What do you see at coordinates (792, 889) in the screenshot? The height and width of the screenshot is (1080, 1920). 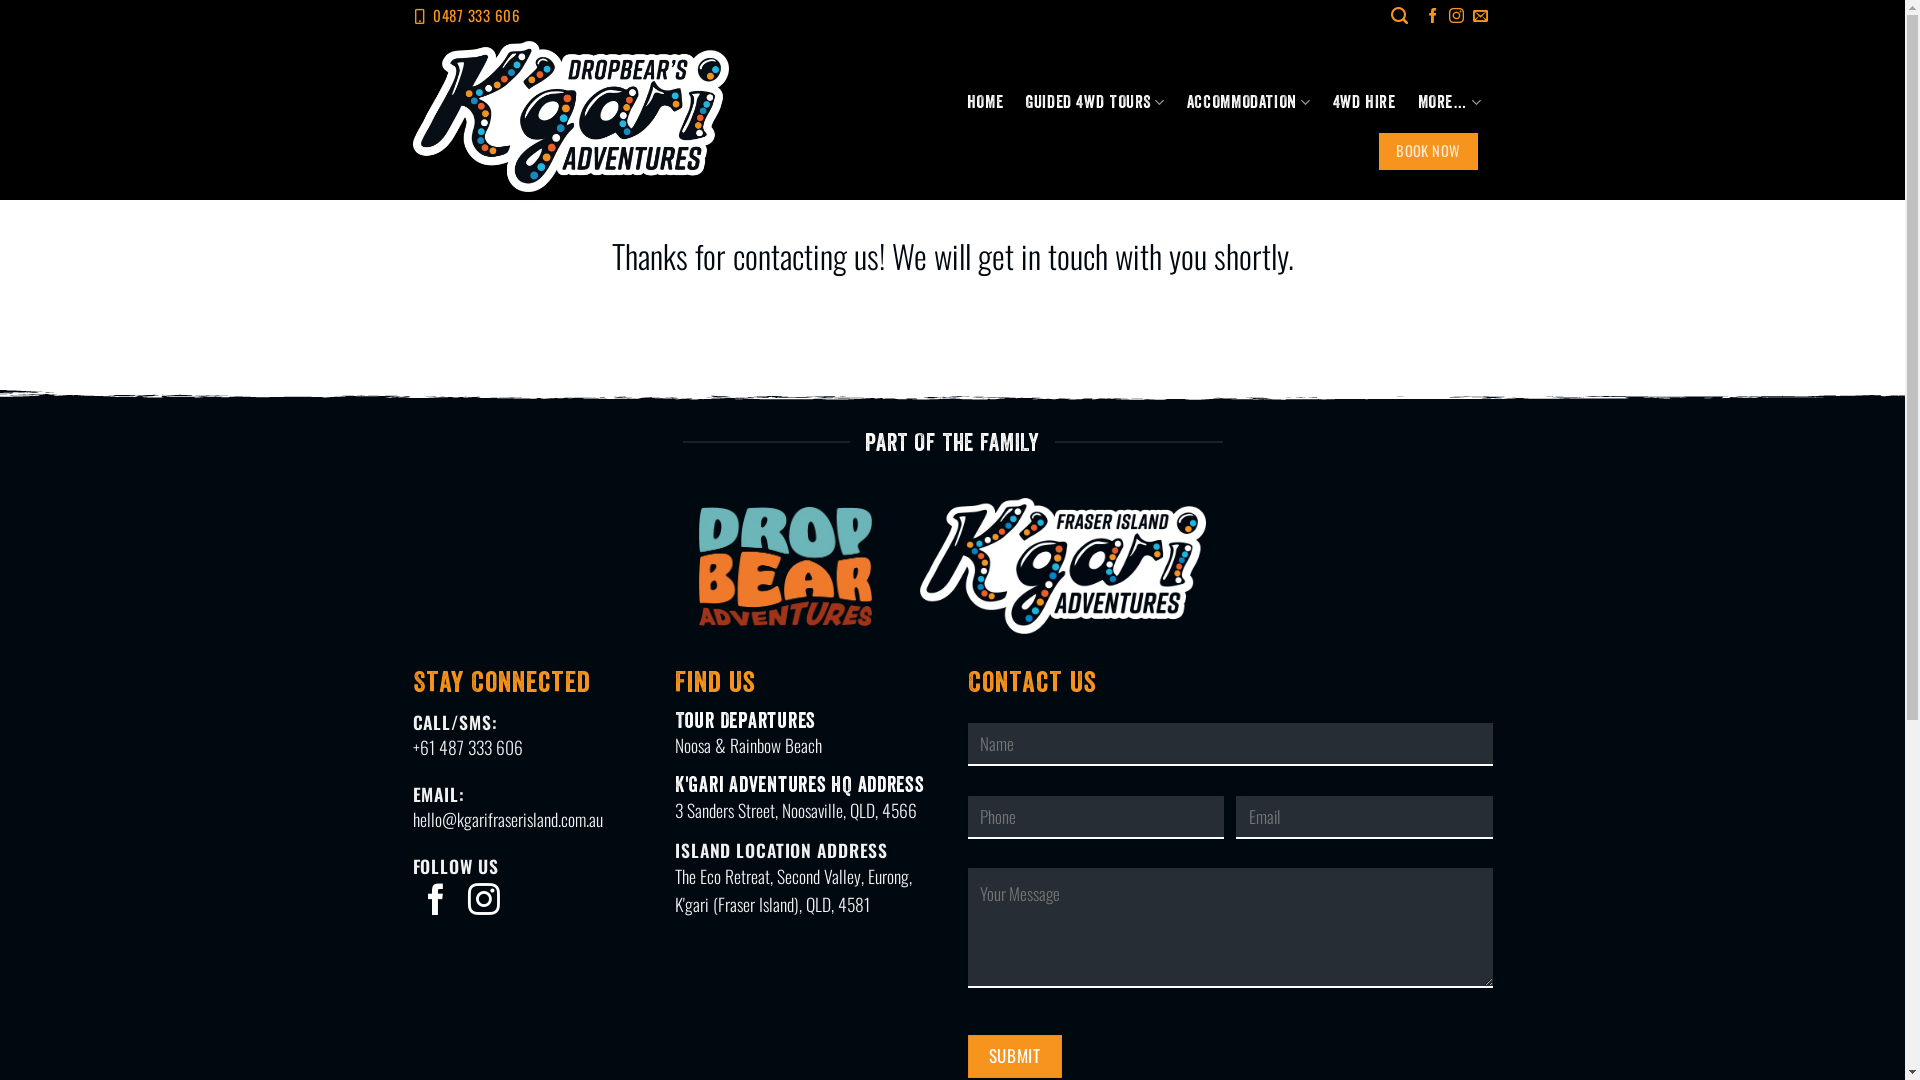 I see `'Eurong, K'gari (Fraser Island), QLD, 4581'` at bounding box center [792, 889].